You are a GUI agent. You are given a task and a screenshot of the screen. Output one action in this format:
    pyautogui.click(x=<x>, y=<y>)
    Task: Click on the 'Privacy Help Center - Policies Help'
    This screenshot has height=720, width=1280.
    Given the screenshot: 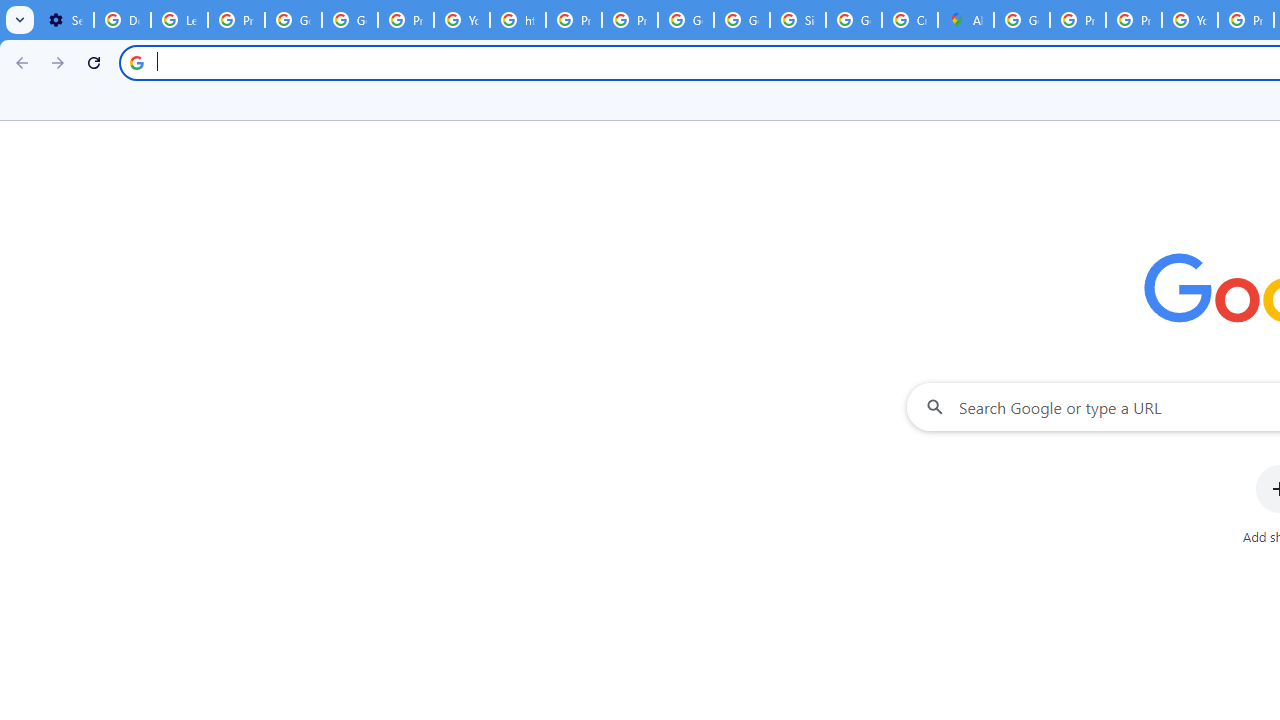 What is the action you would take?
    pyautogui.click(x=1076, y=20)
    